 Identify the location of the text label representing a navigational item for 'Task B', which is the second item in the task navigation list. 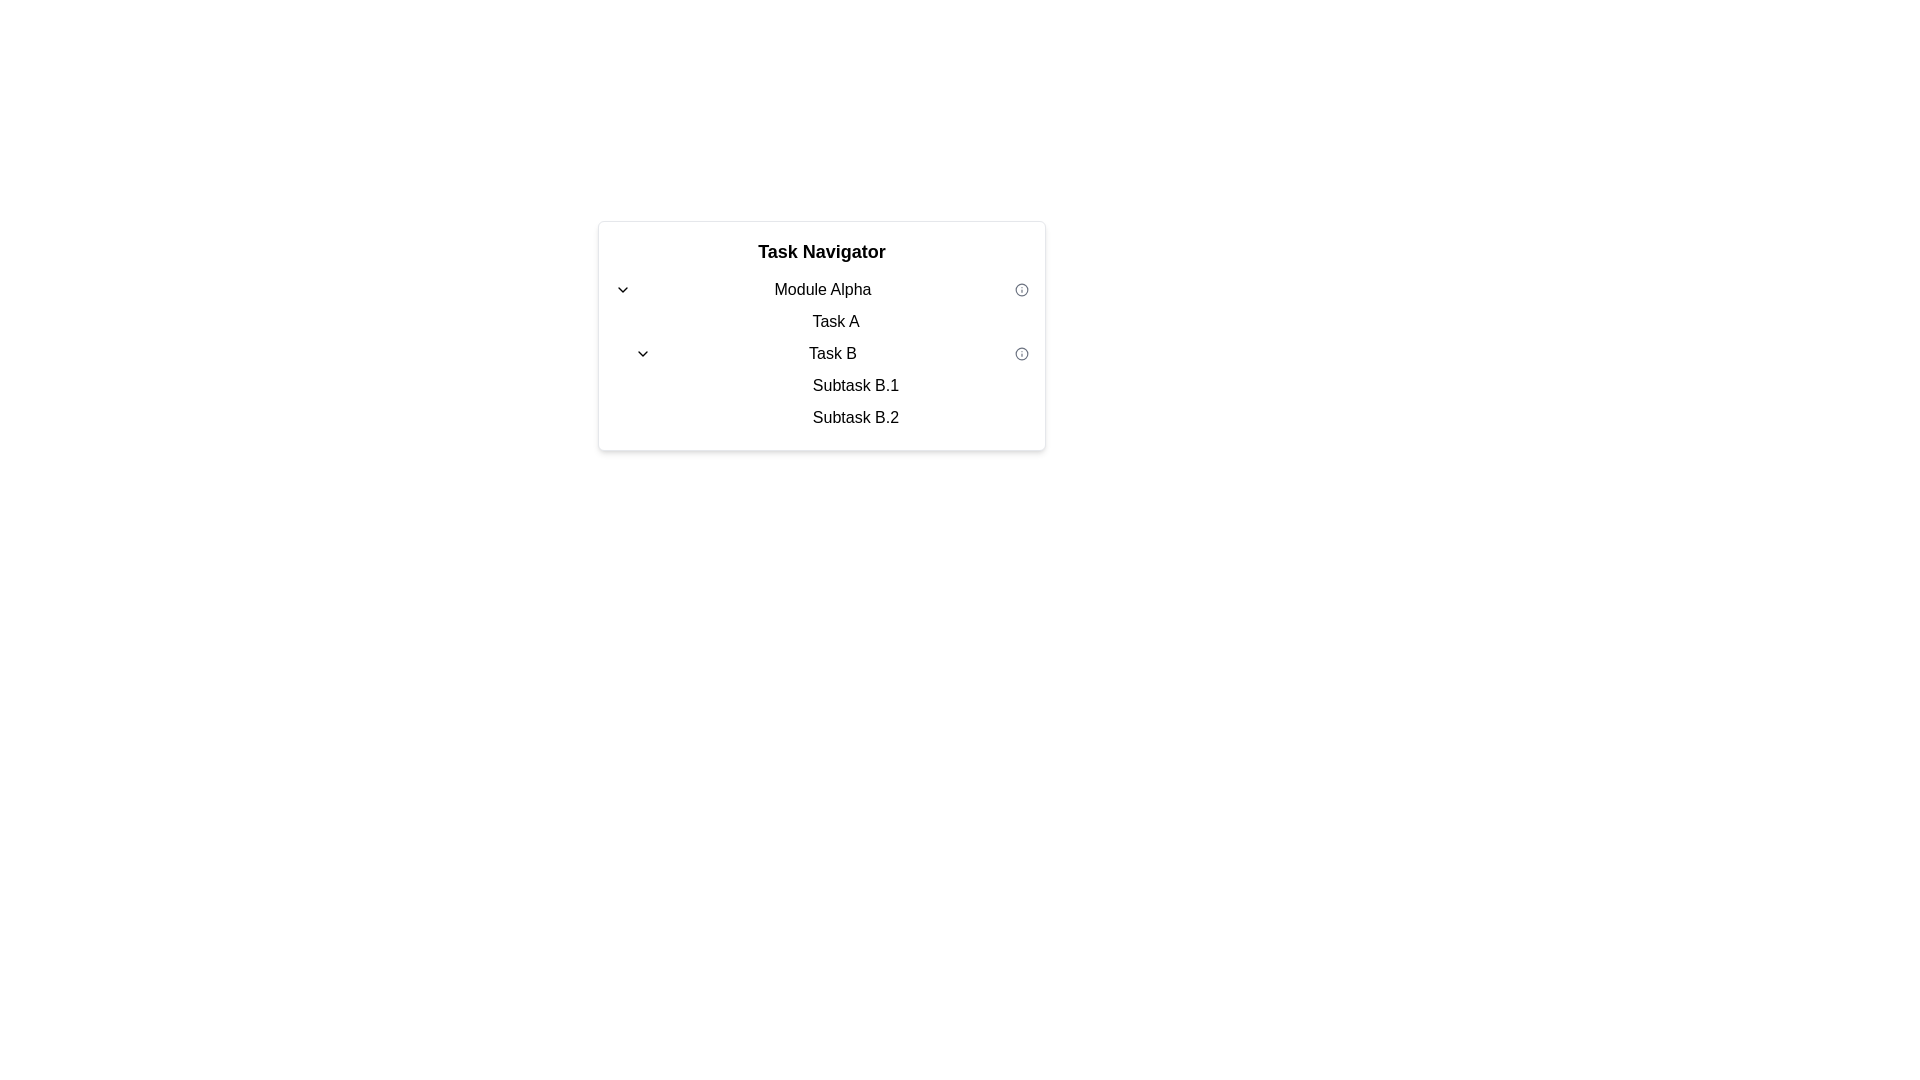
(855, 416).